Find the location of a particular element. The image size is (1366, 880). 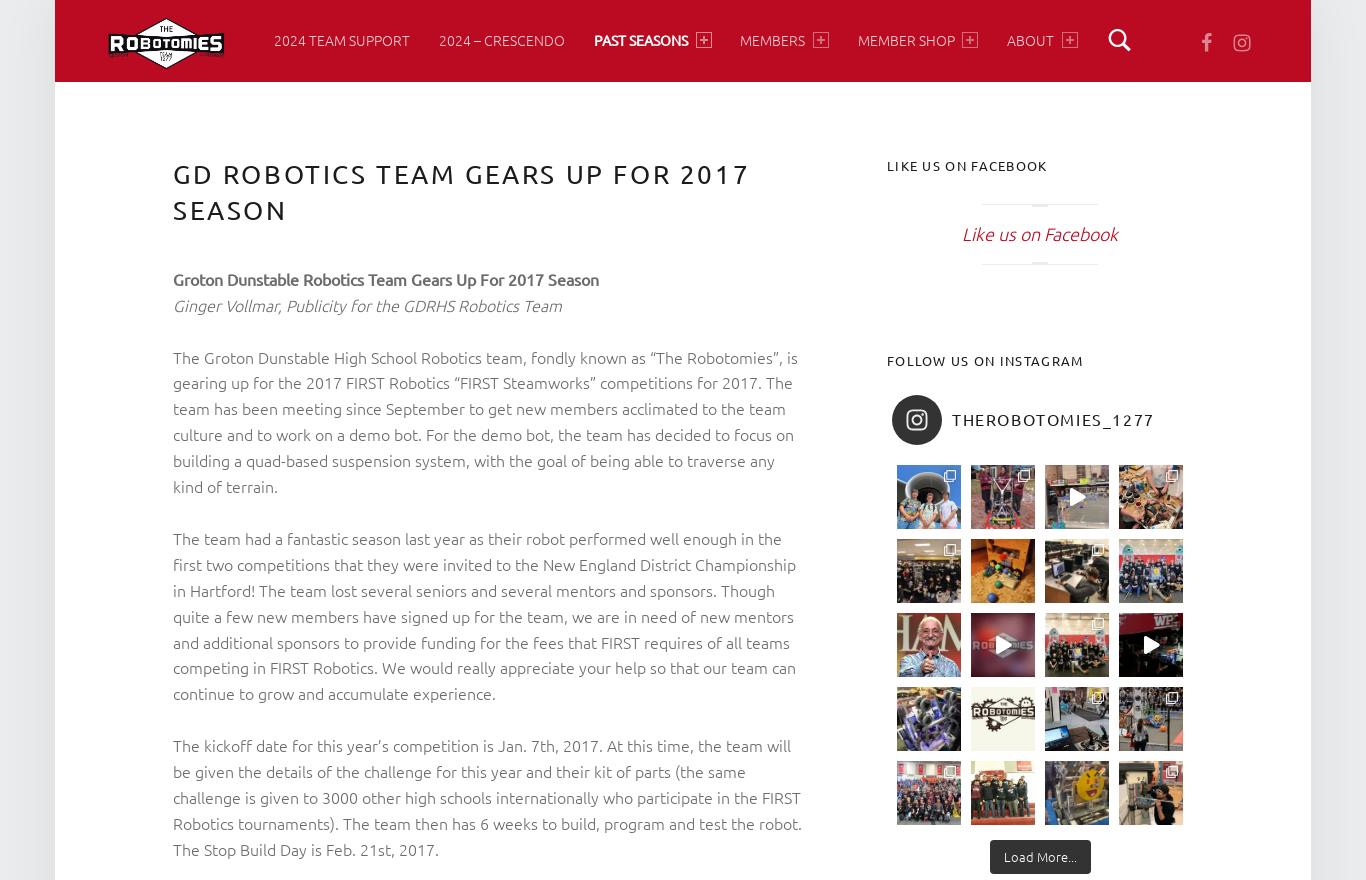

'The kickoff date for this year’s competition is Jan. 7th, 2017. At this time, the team will be given the details of the challenge for this year and their kit of parts (the same challenge is given to 3000 other high schools internationally who participate in the FIRST Robotics tournaments). The team then has 6 weeks to build, program and test the robot. The Stop Build Day is Feb. 21st, 2017.' is located at coordinates (487, 796).